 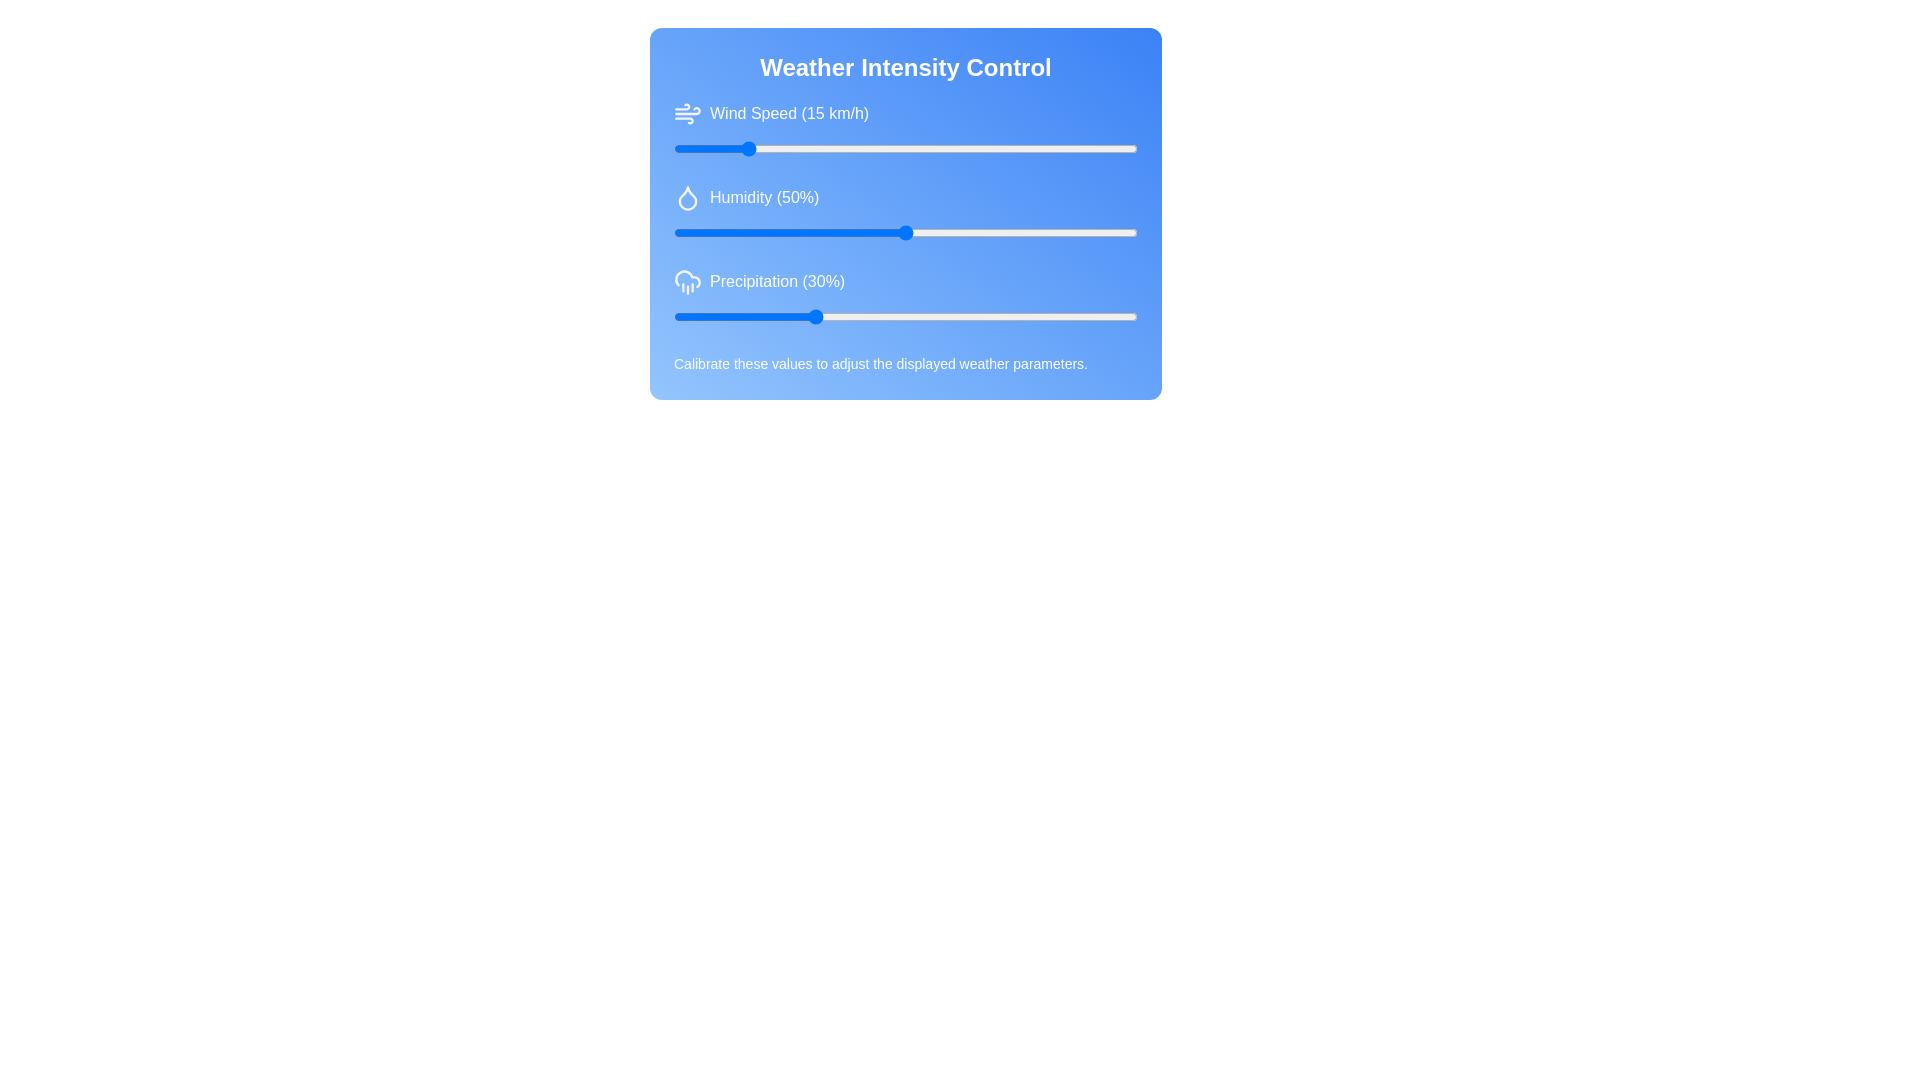 What do you see at coordinates (923, 231) in the screenshot?
I see `the humidity level` at bounding box center [923, 231].